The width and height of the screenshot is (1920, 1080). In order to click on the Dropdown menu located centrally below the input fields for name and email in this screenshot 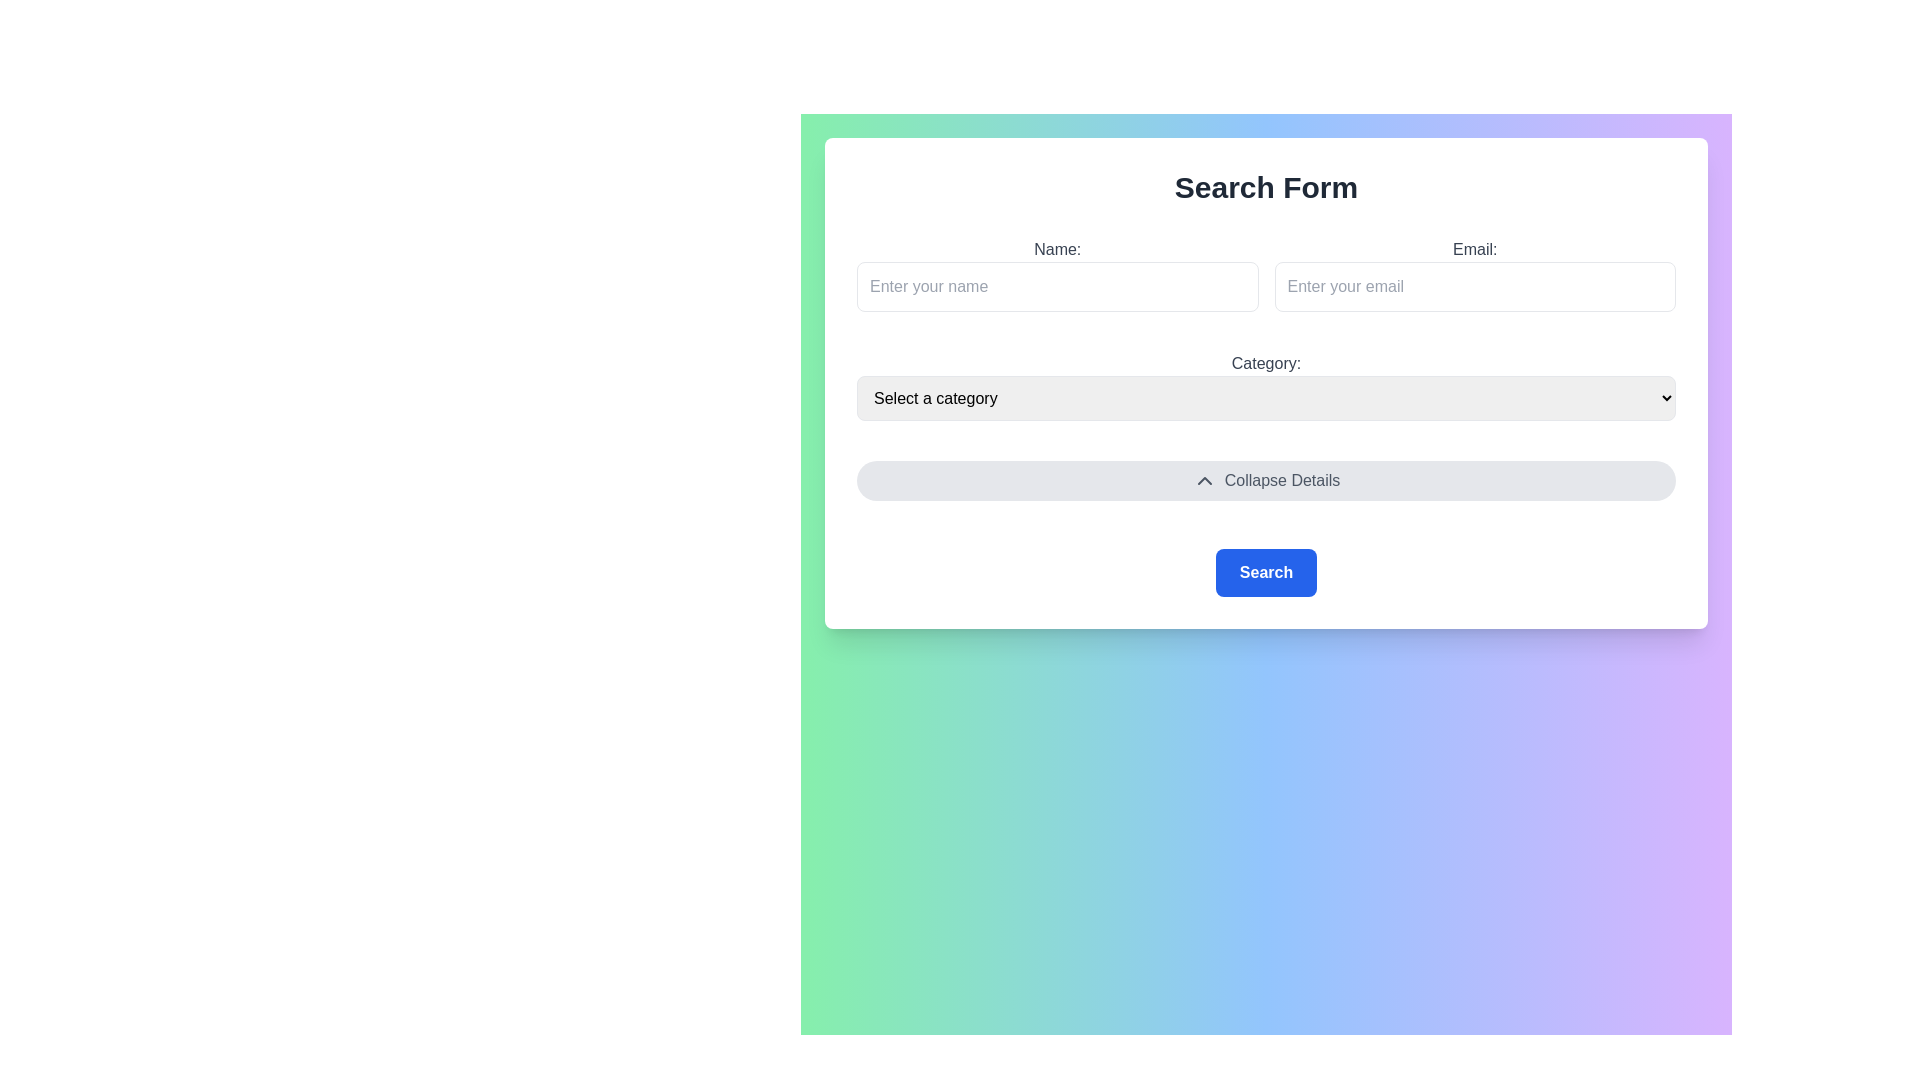, I will do `click(1265, 386)`.